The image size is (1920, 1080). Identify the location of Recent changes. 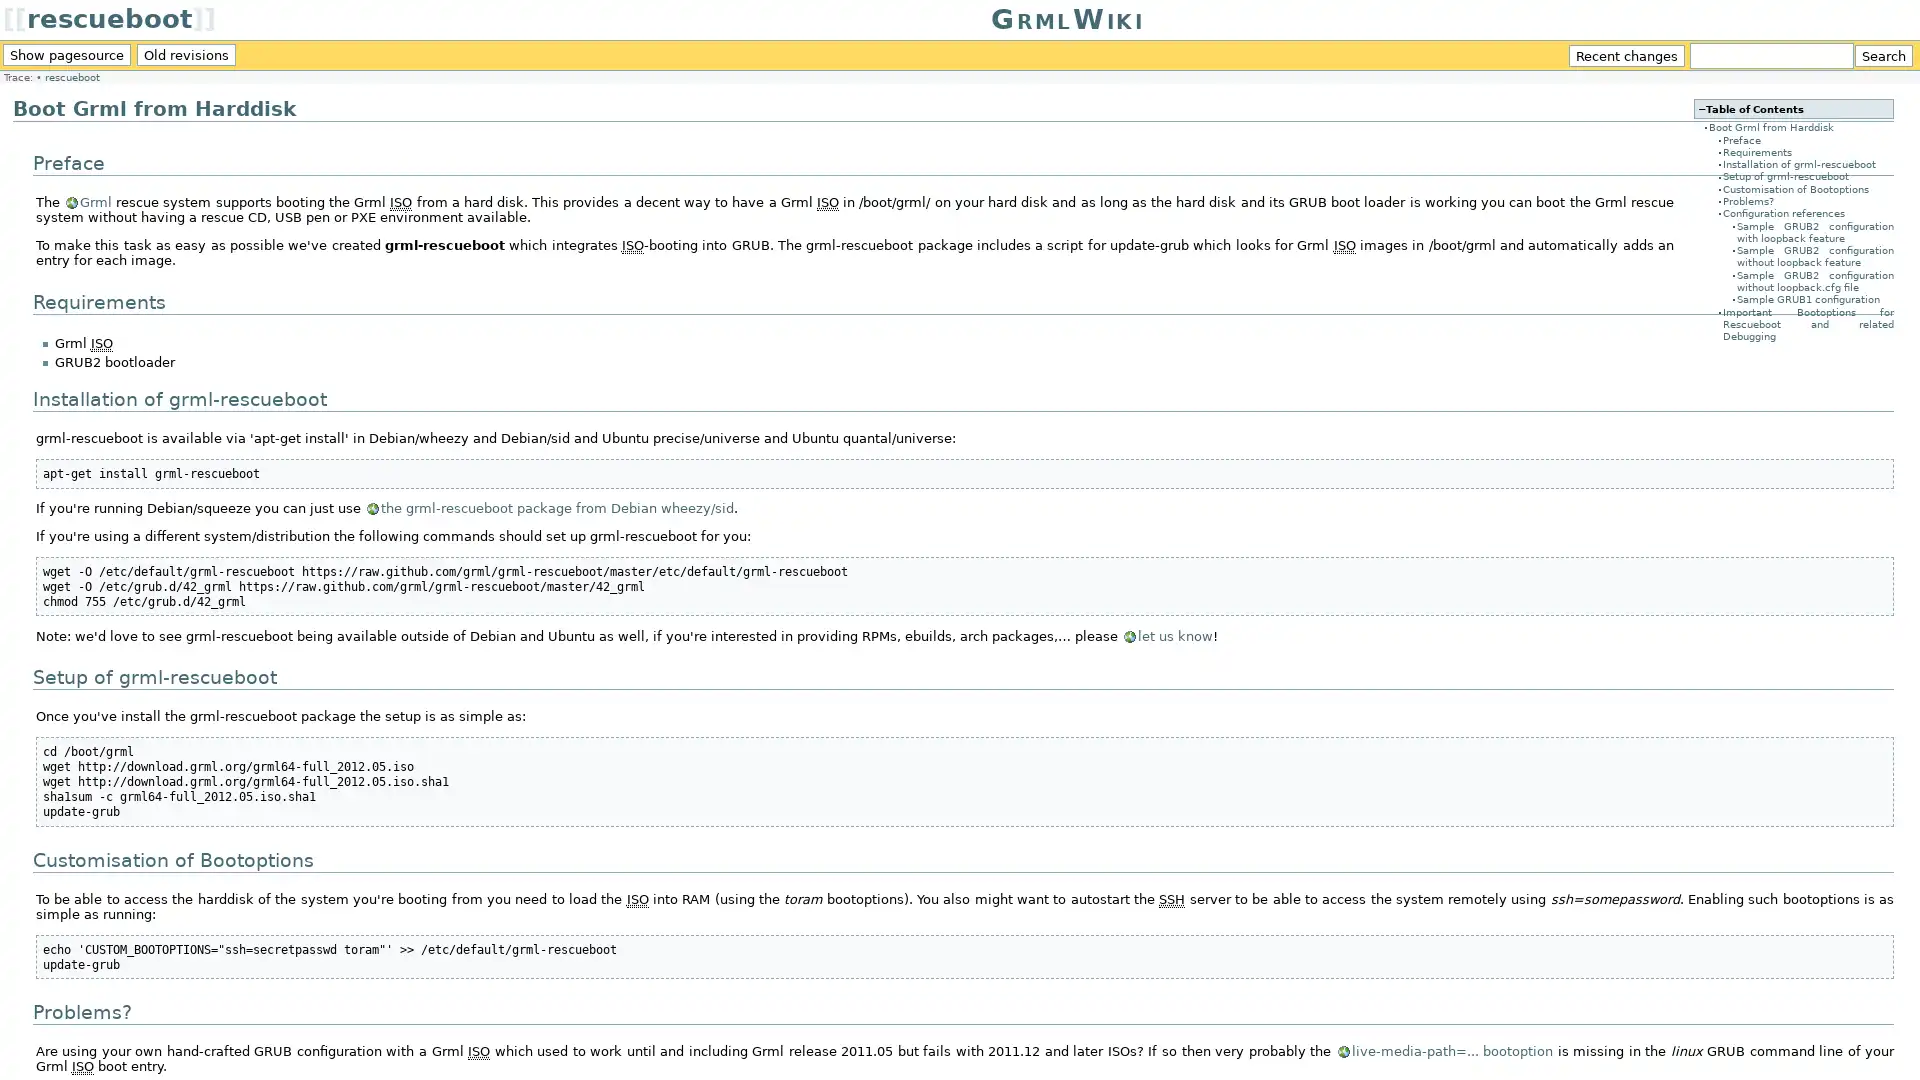
(1627, 55).